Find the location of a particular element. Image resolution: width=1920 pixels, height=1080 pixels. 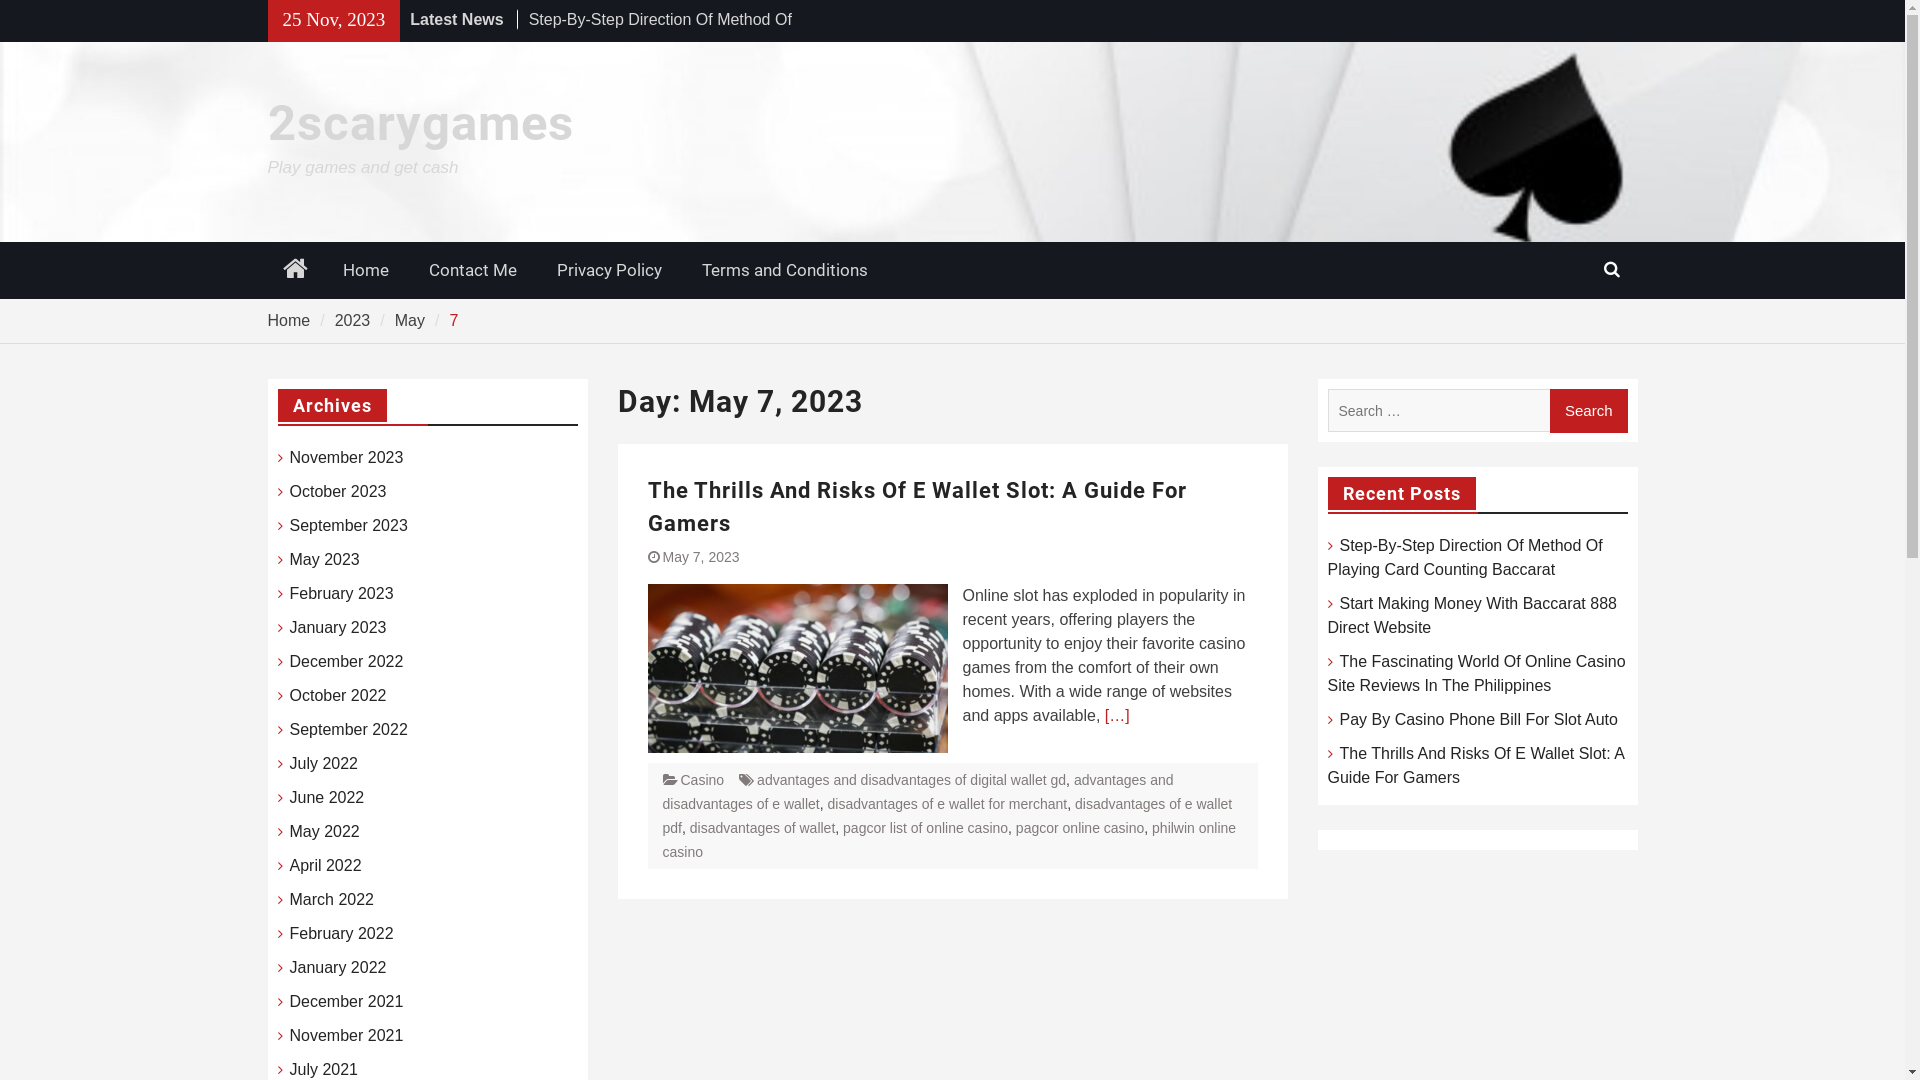

'December 2021' is located at coordinates (346, 1002).